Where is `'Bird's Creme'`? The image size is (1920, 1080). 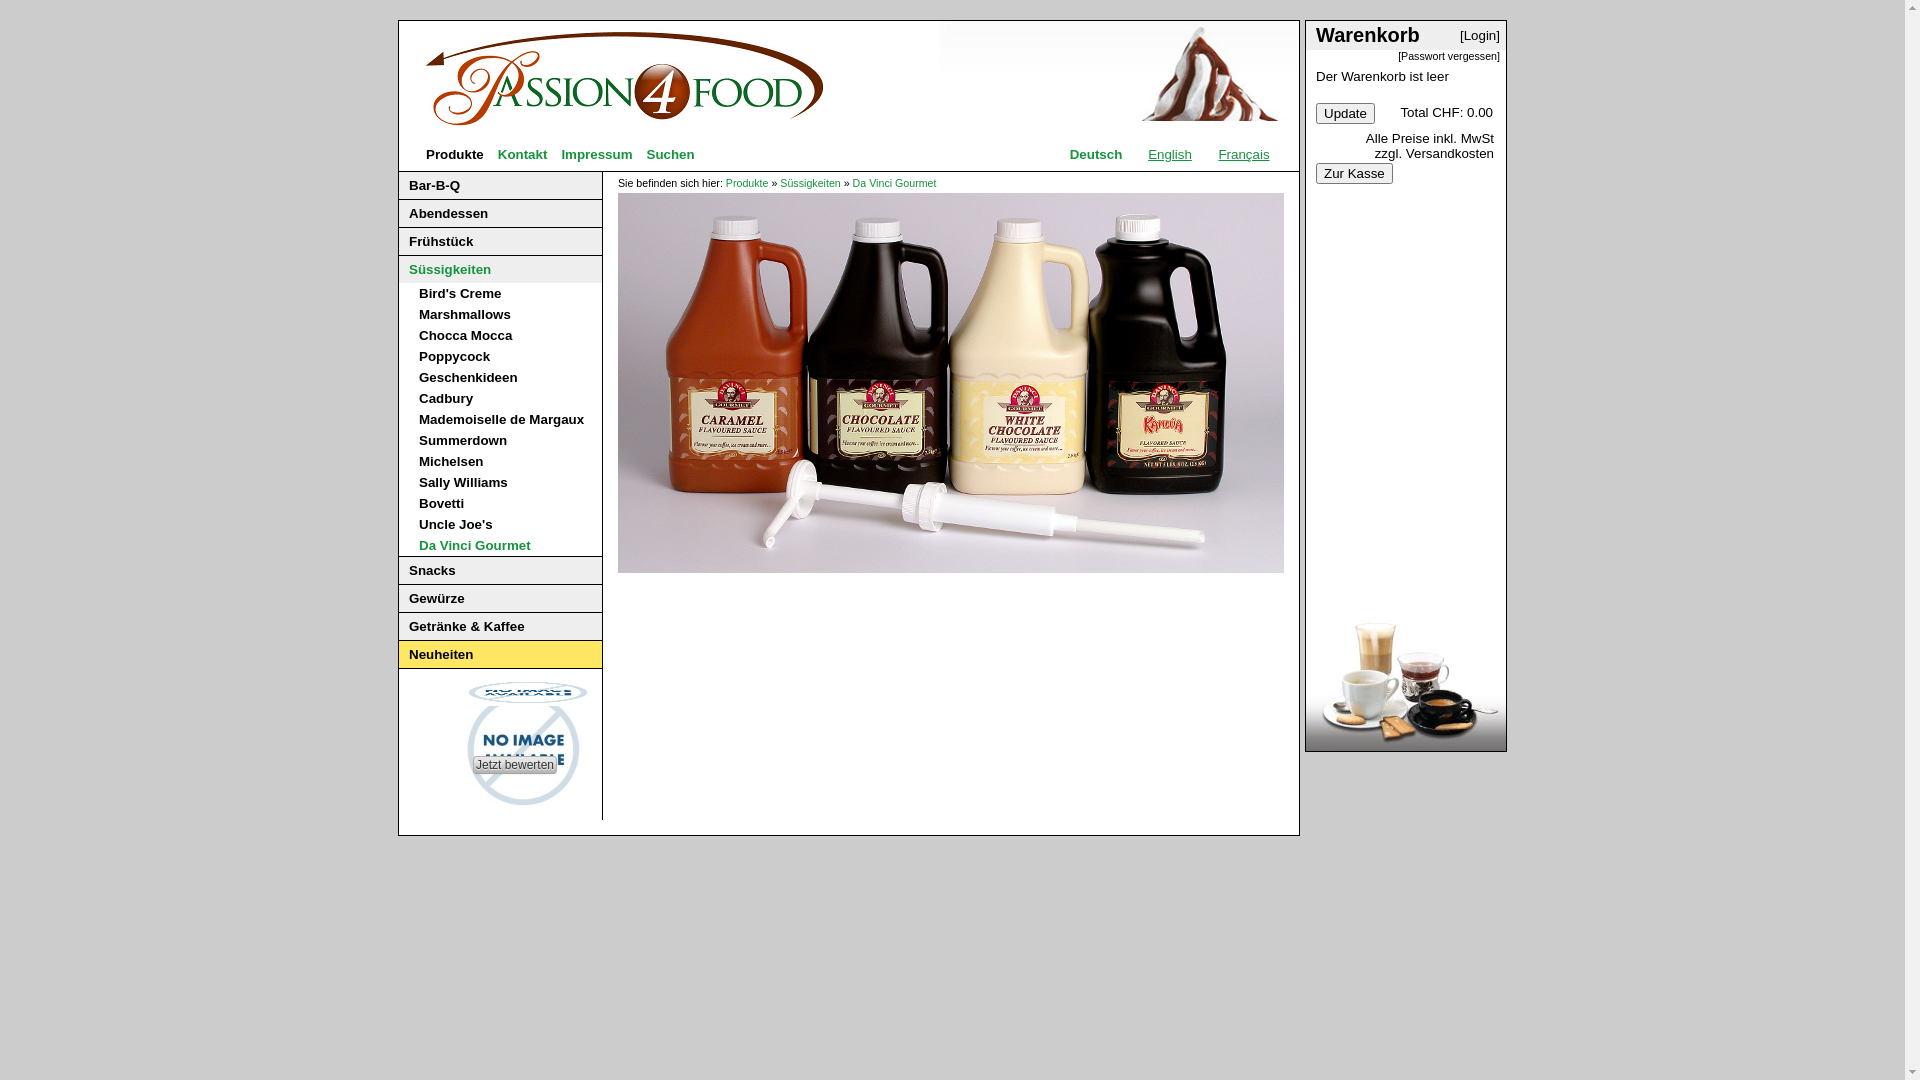
'Bird's Creme' is located at coordinates (459, 293).